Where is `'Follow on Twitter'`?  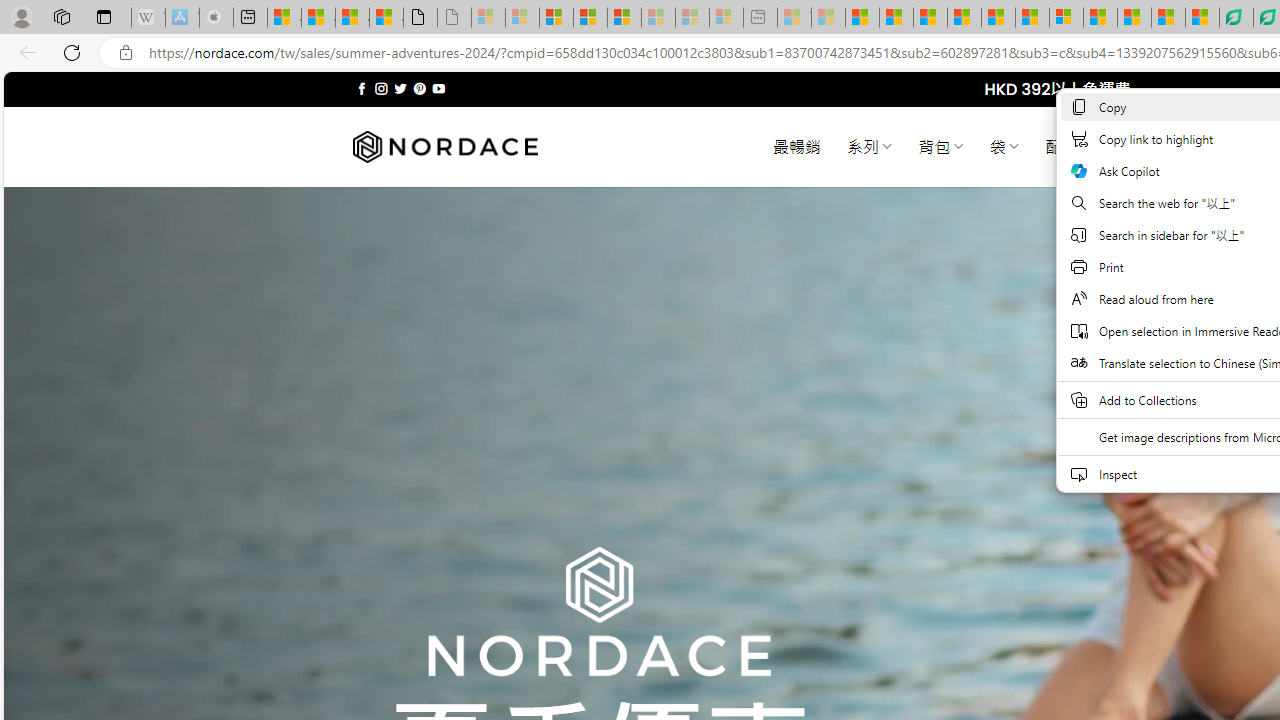 'Follow on Twitter' is located at coordinates (400, 88).